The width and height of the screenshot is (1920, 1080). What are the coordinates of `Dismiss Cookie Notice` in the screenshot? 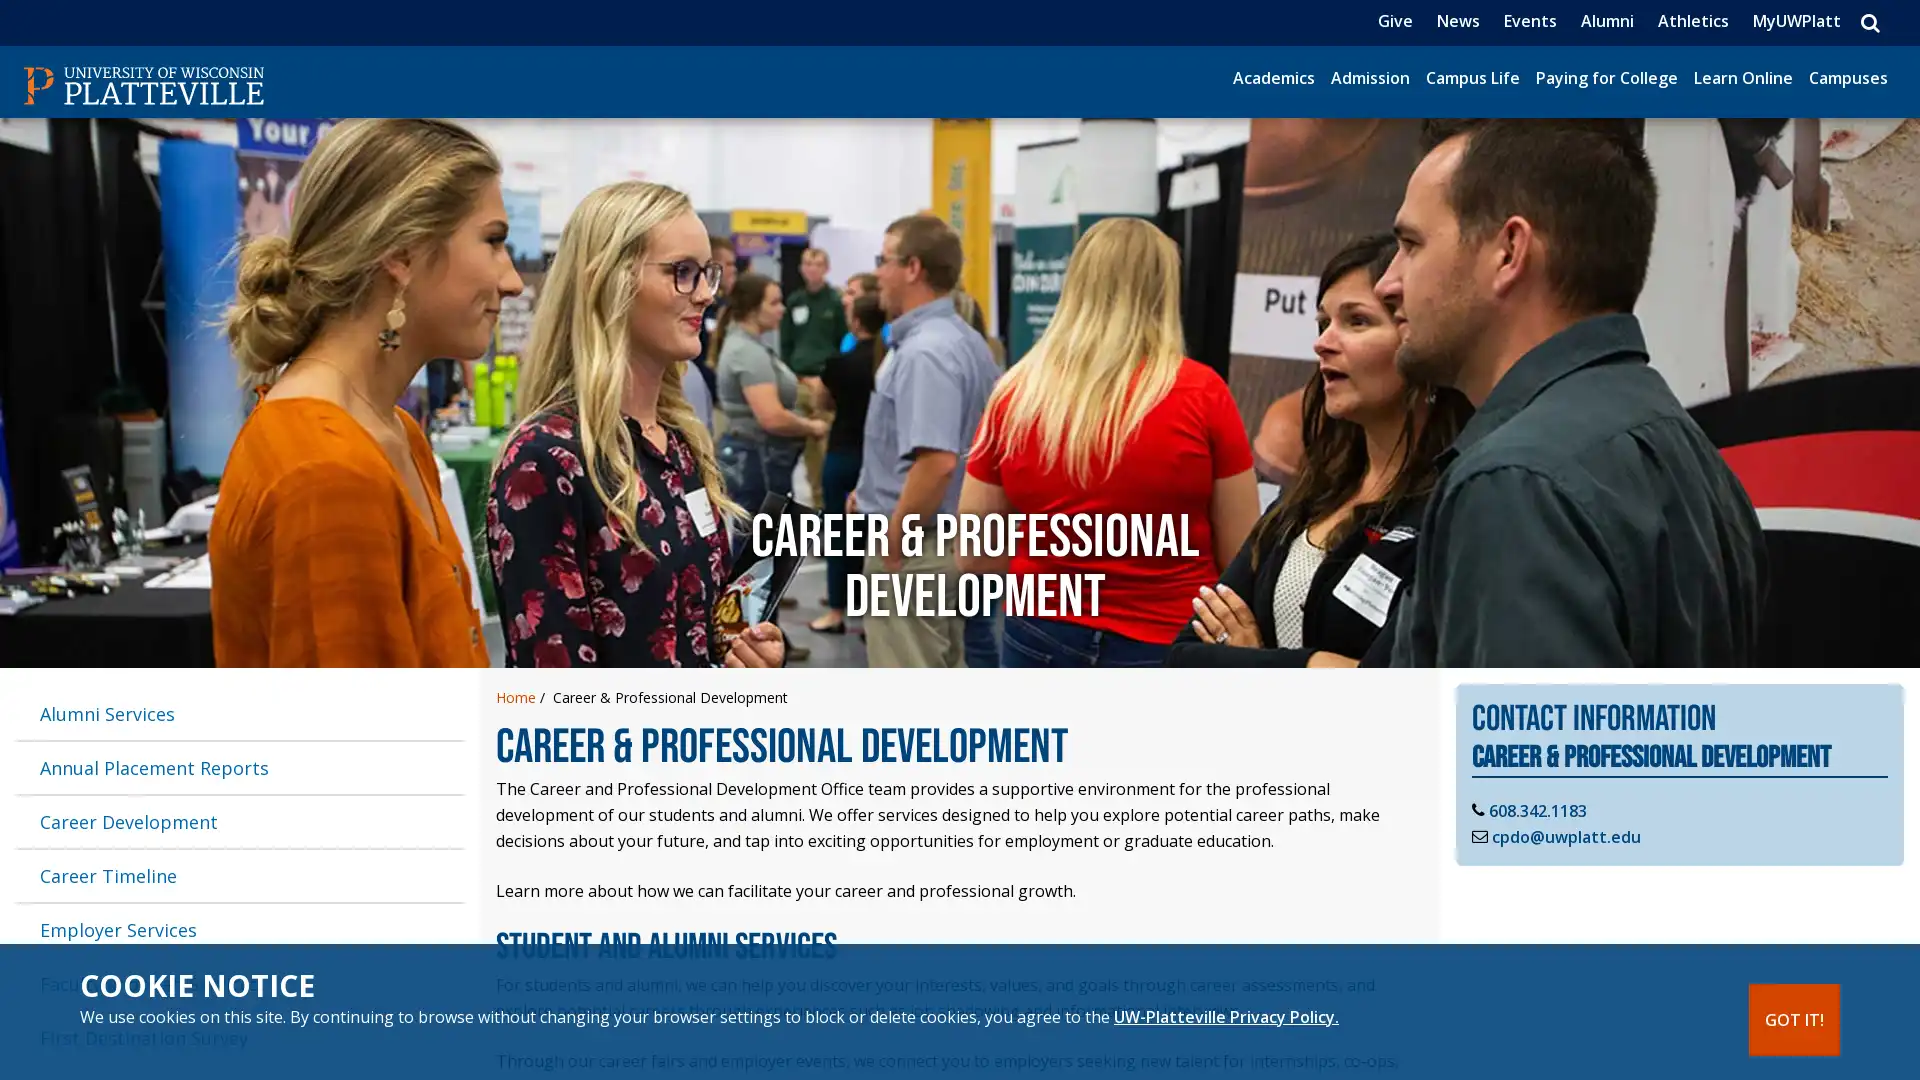 It's located at (1794, 1019).